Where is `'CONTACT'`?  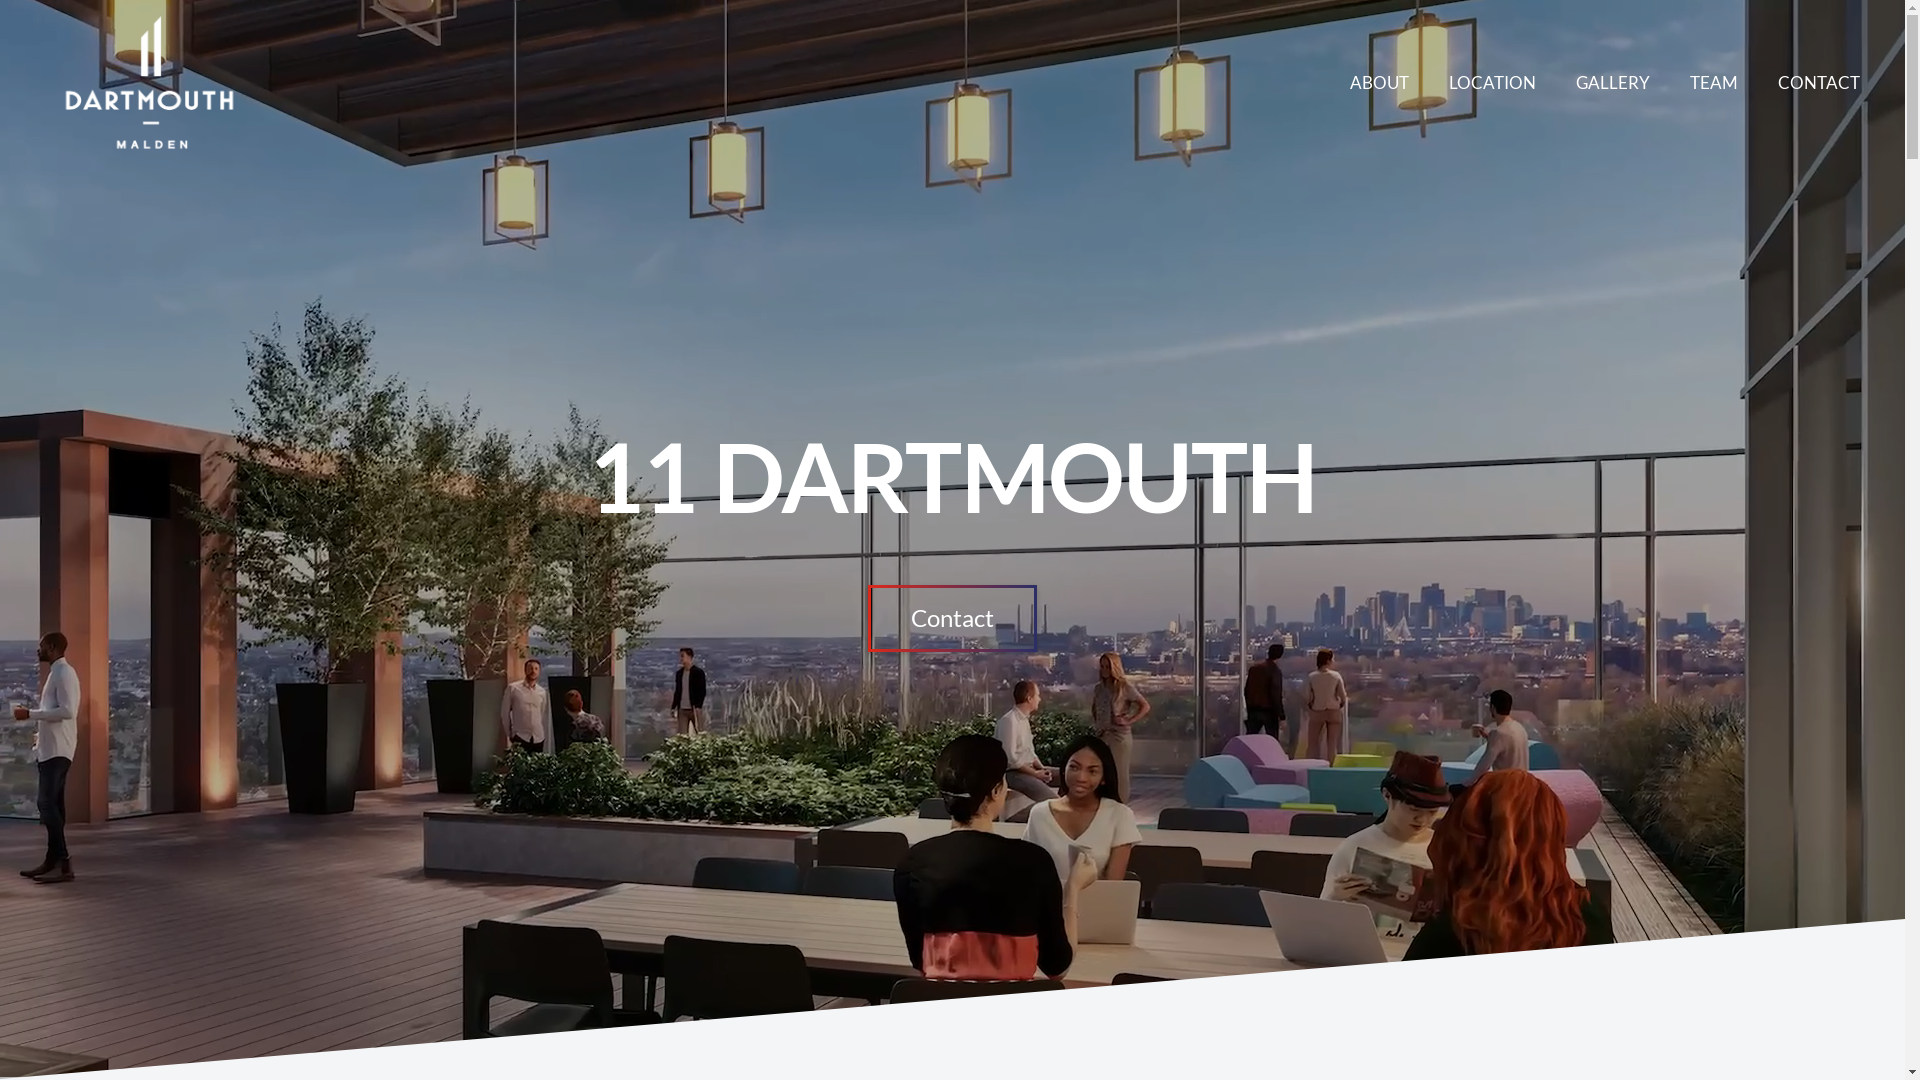
'CONTACT' is located at coordinates (1819, 81).